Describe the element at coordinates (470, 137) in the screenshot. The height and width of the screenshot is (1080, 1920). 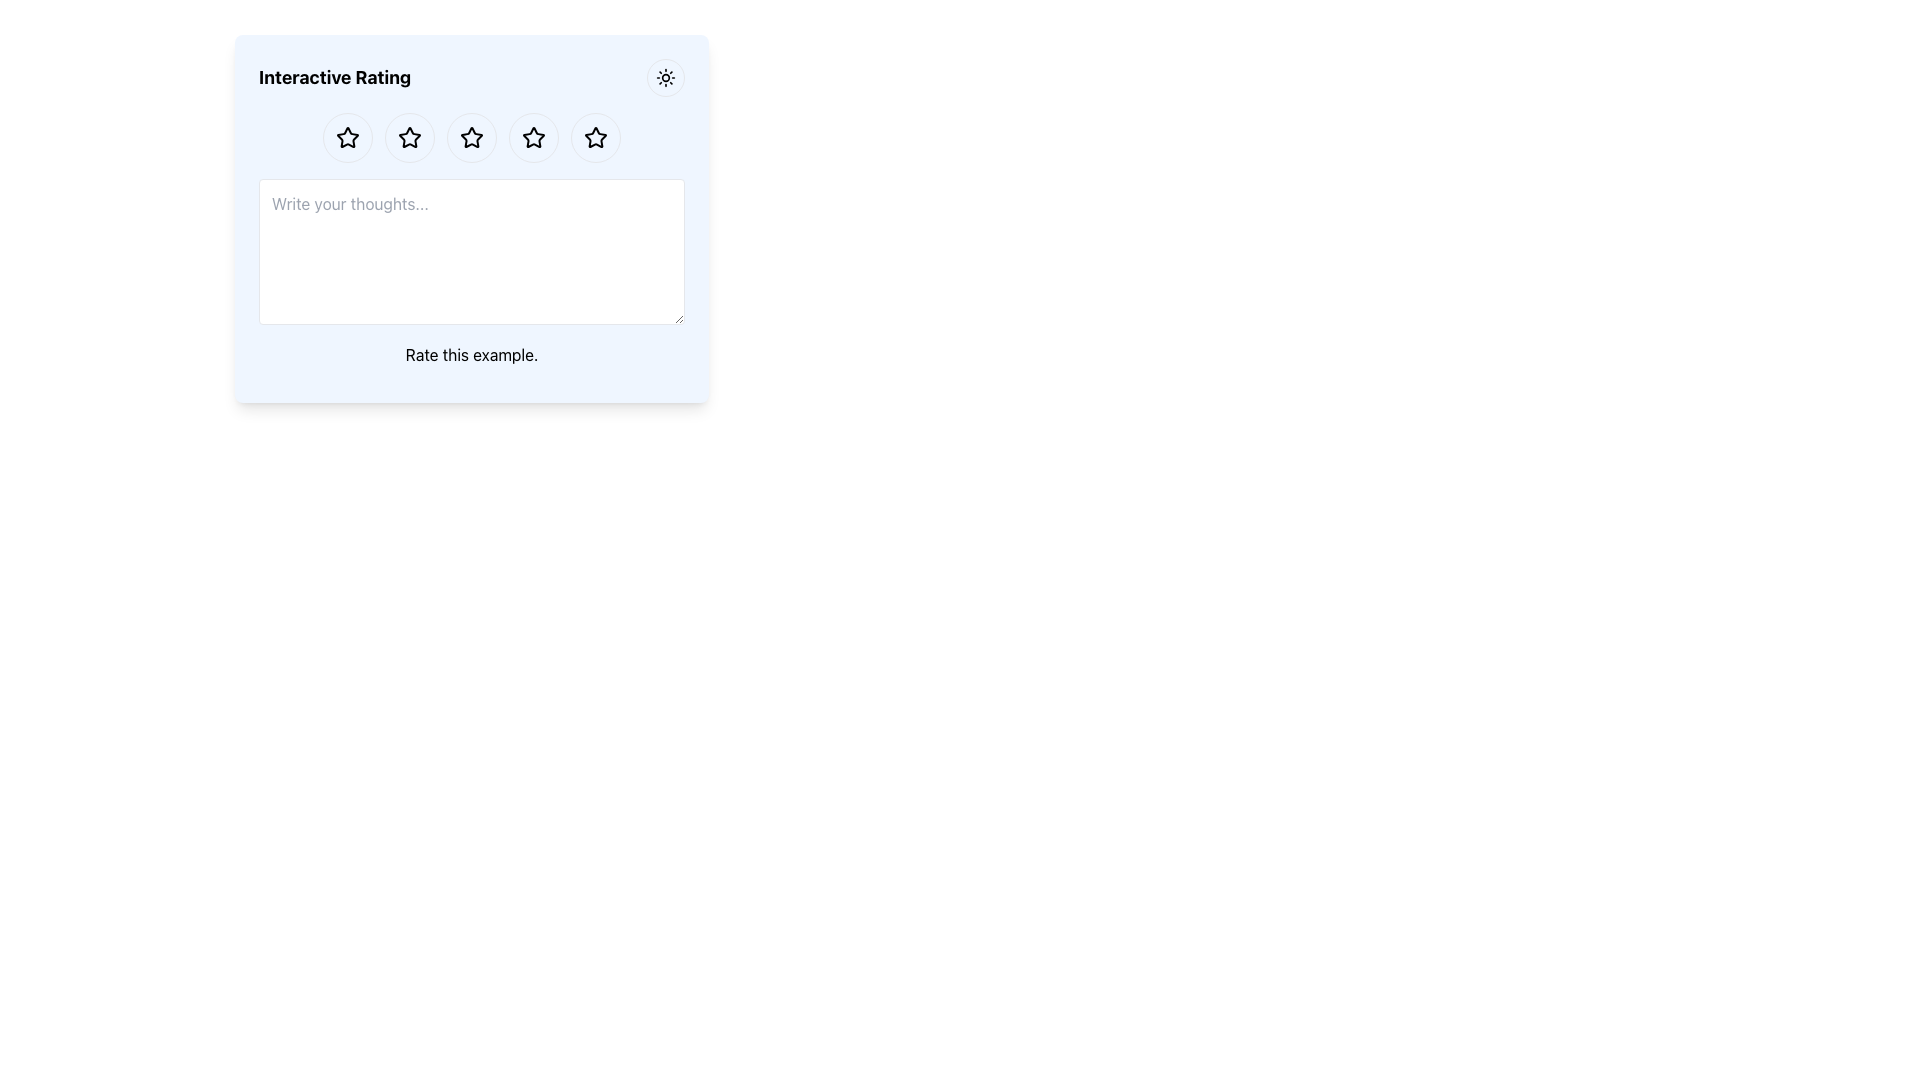
I see `the third star icon in the horizontally aligned group of rating stars` at that location.